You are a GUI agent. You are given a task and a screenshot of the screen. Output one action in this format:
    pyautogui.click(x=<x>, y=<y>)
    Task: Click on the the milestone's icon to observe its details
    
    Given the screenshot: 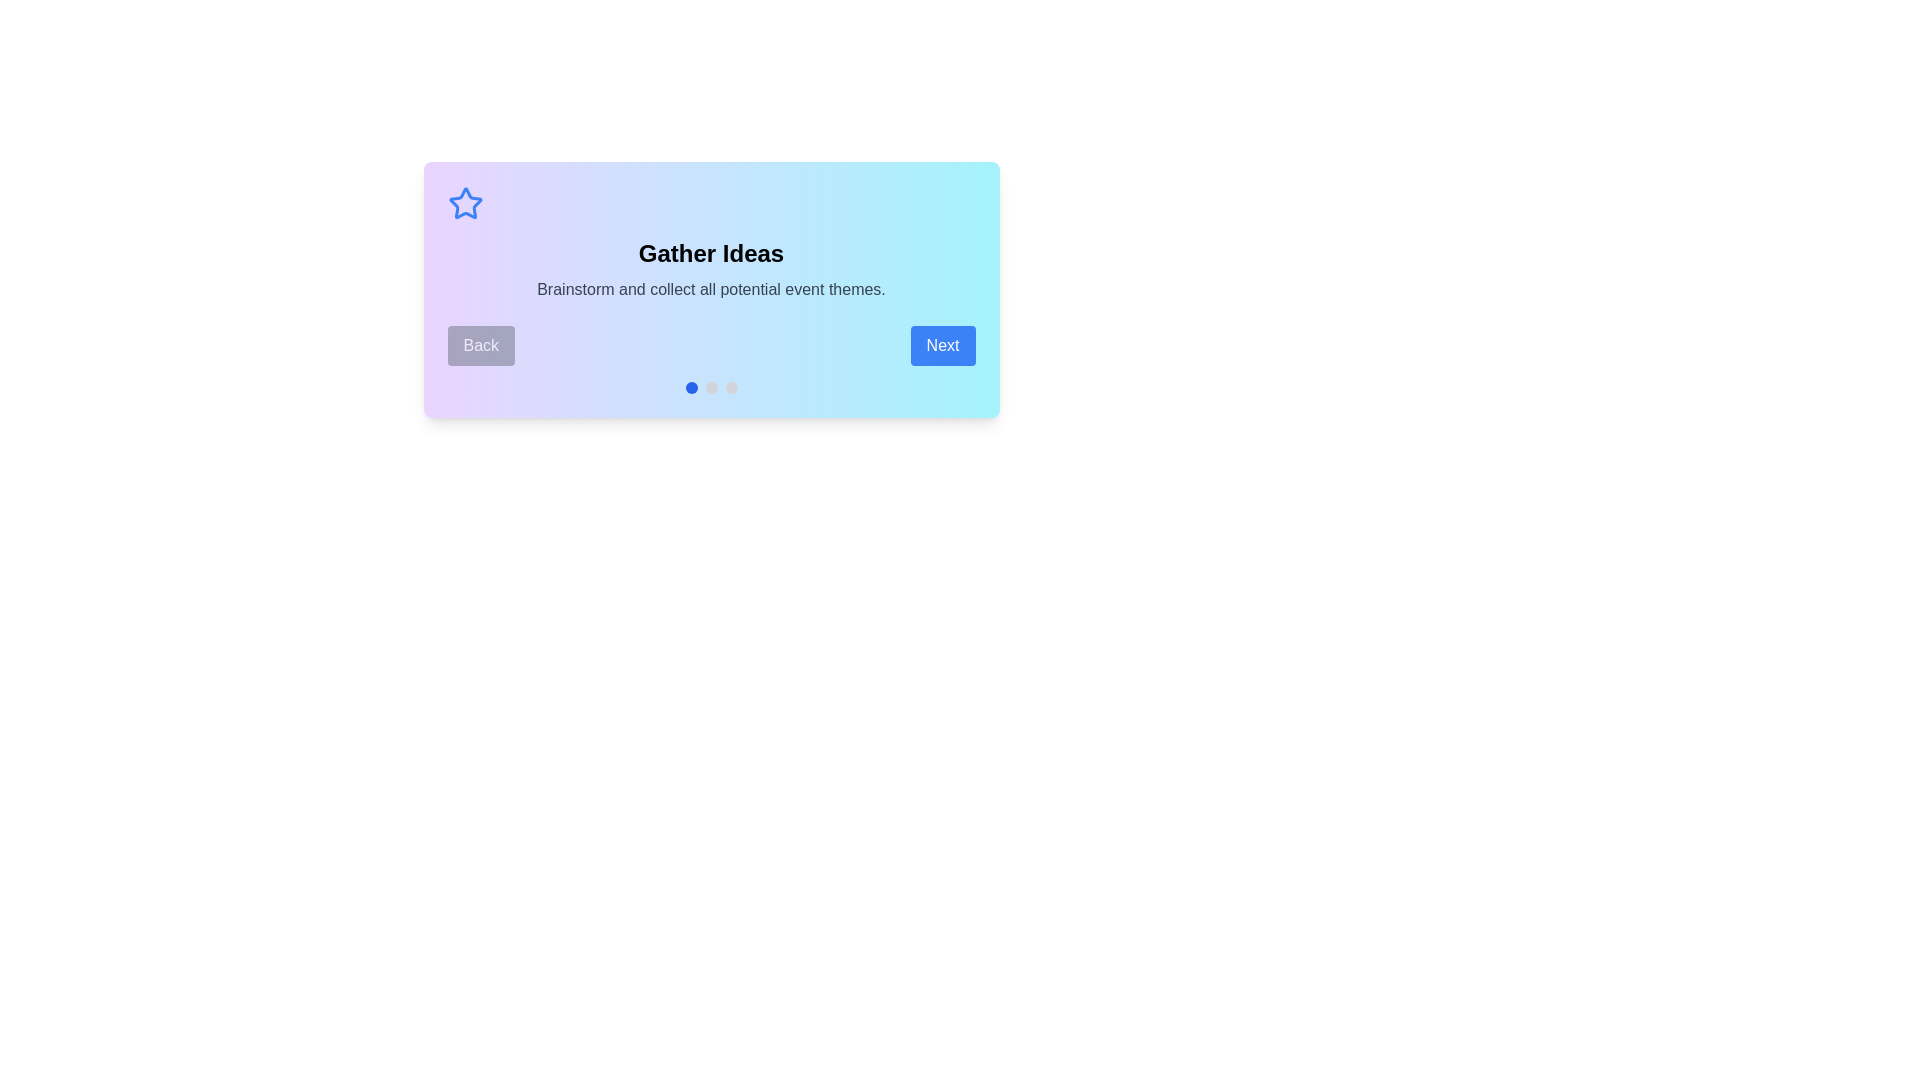 What is the action you would take?
    pyautogui.click(x=464, y=204)
    